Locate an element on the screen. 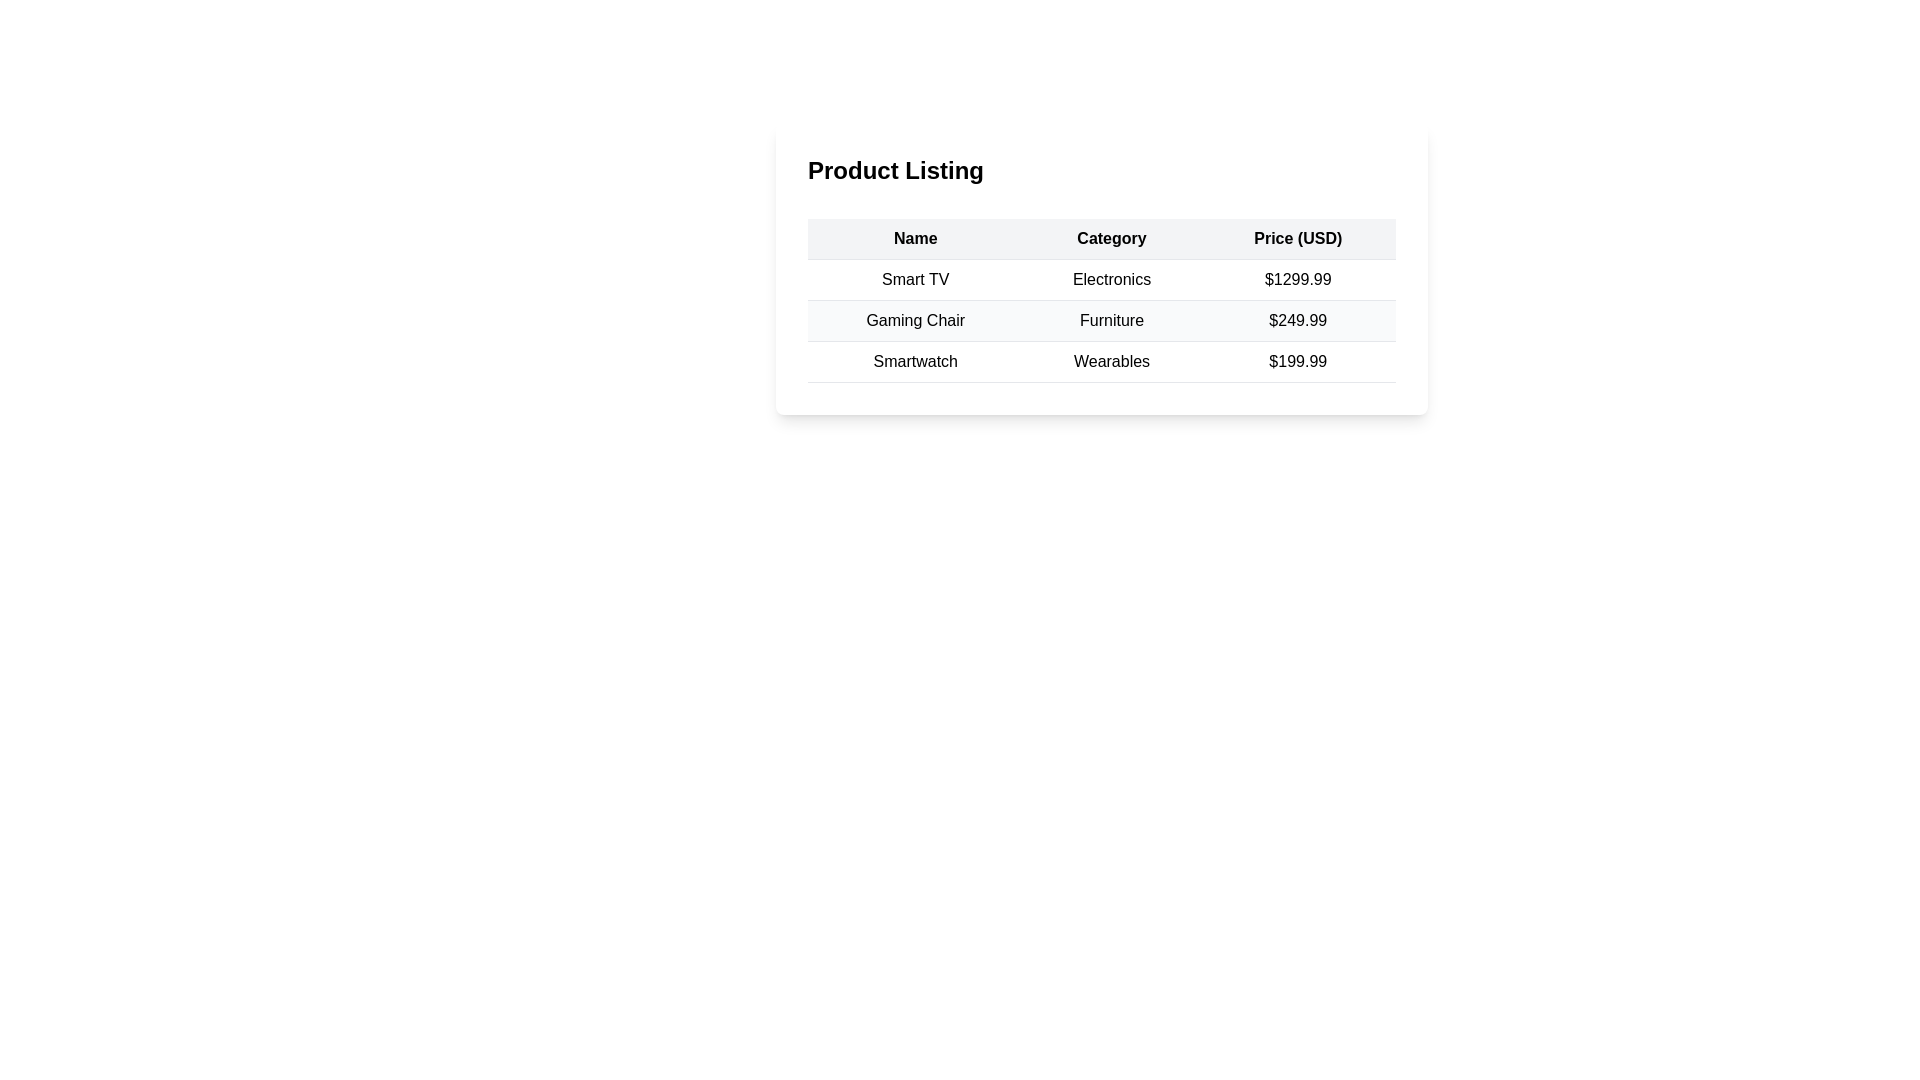 This screenshot has width=1920, height=1080. text value of the price label located in the first row of the table under the 'Price (USD)' column, aligned to the right of the 'Smart TV' and 'Electronics' text is located at coordinates (1298, 280).